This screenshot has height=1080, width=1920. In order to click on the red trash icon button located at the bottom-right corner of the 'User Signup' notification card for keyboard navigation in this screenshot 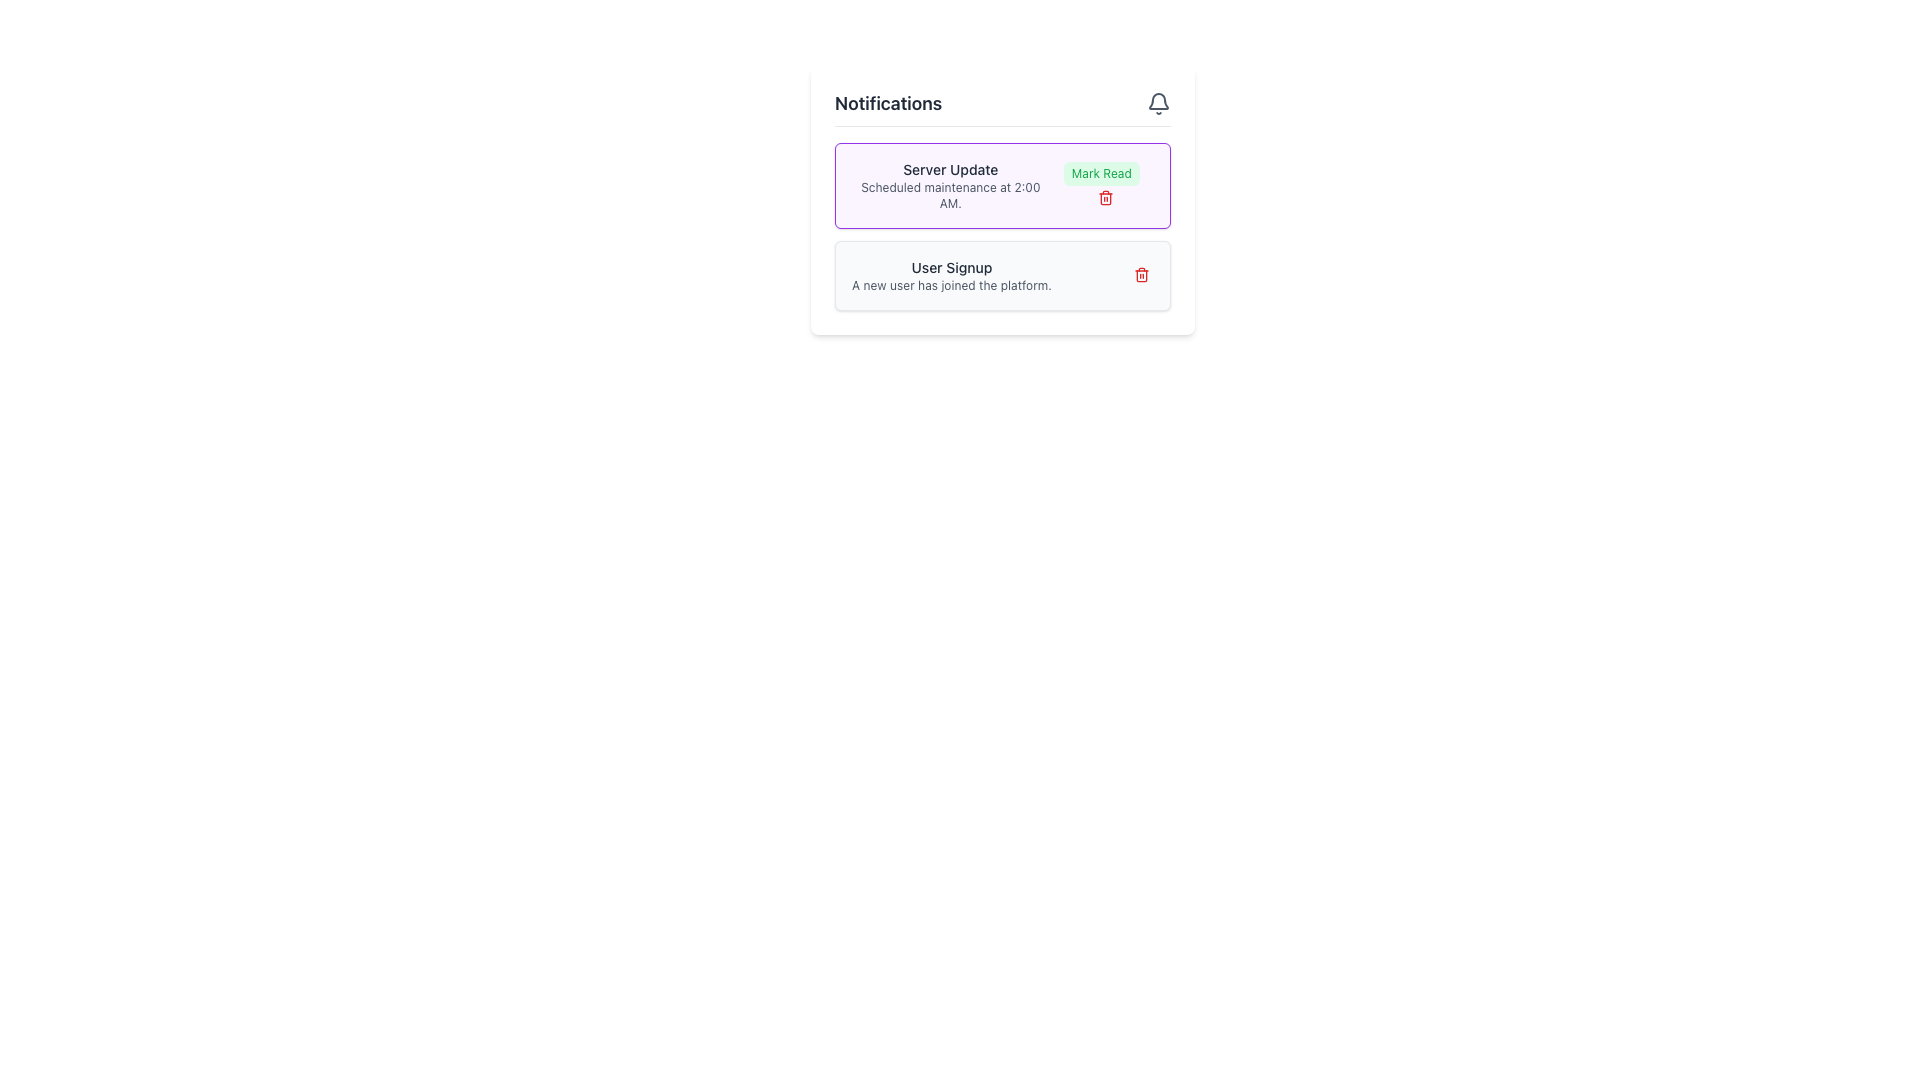, I will do `click(1142, 274)`.